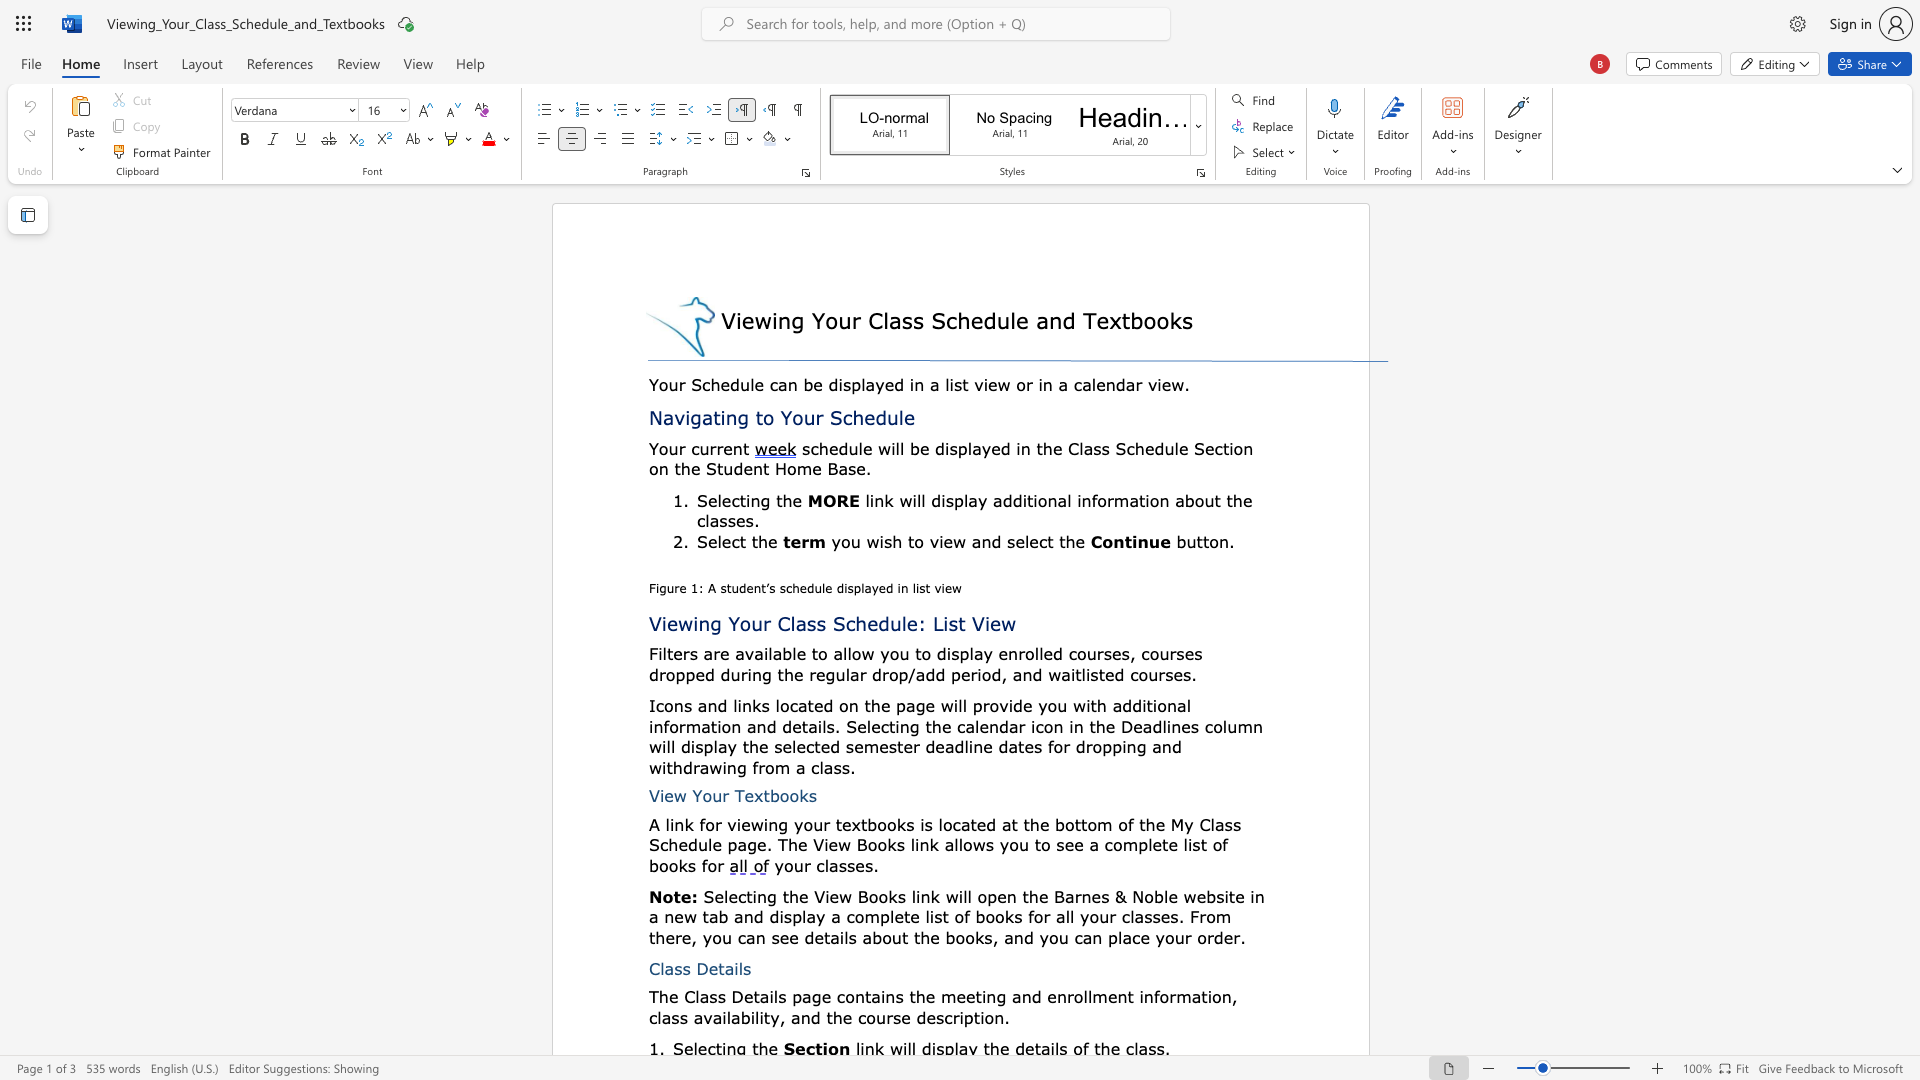 The image size is (1920, 1080). I want to click on the subset text "gating to Your Sch" within the text "Navigating to Your Schedule", so click(690, 416).